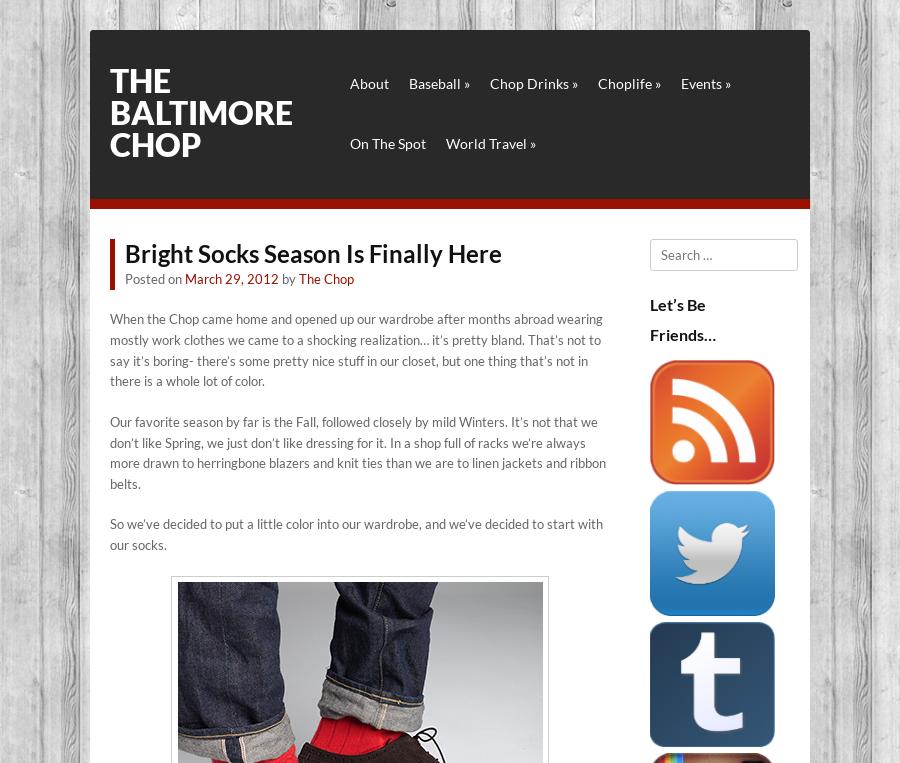 This screenshot has height=763, width=900. What do you see at coordinates (201, 111) in the screenshot?
I see `'The Baltimore Chop'` at bounding box center [201, 111].